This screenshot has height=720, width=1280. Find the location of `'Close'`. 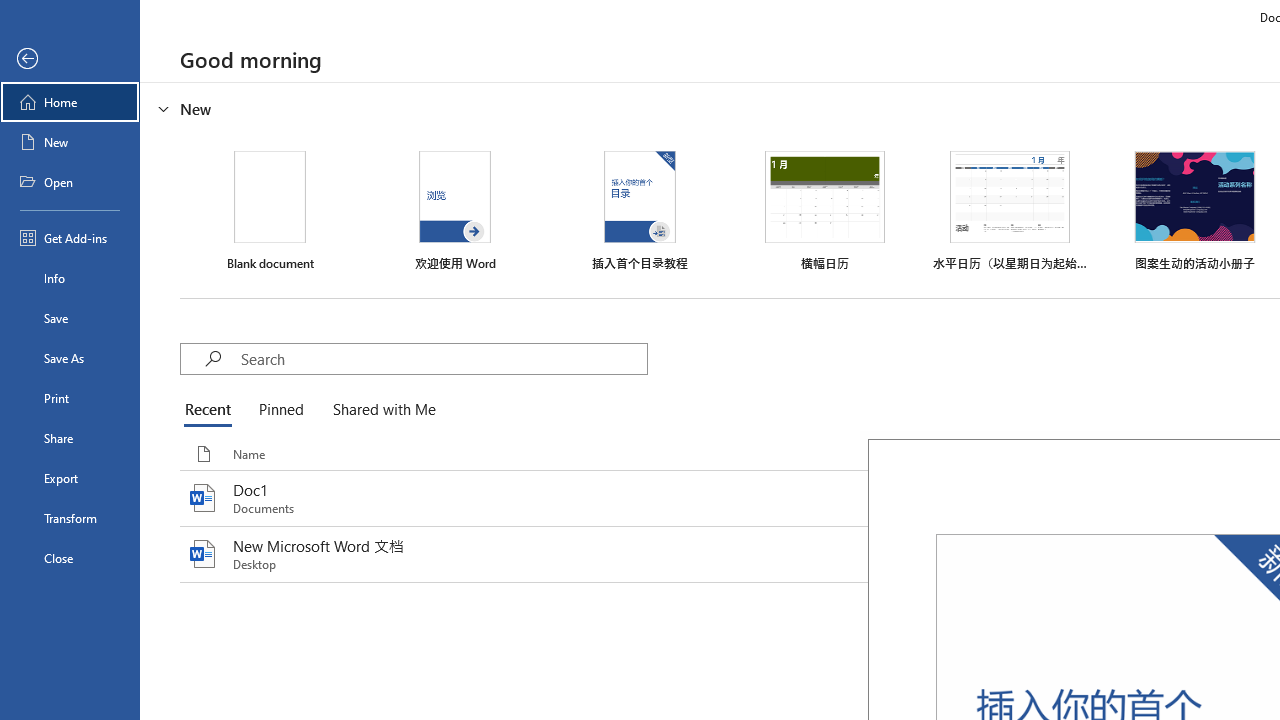

'Close' is located at coordinates (69, 558).